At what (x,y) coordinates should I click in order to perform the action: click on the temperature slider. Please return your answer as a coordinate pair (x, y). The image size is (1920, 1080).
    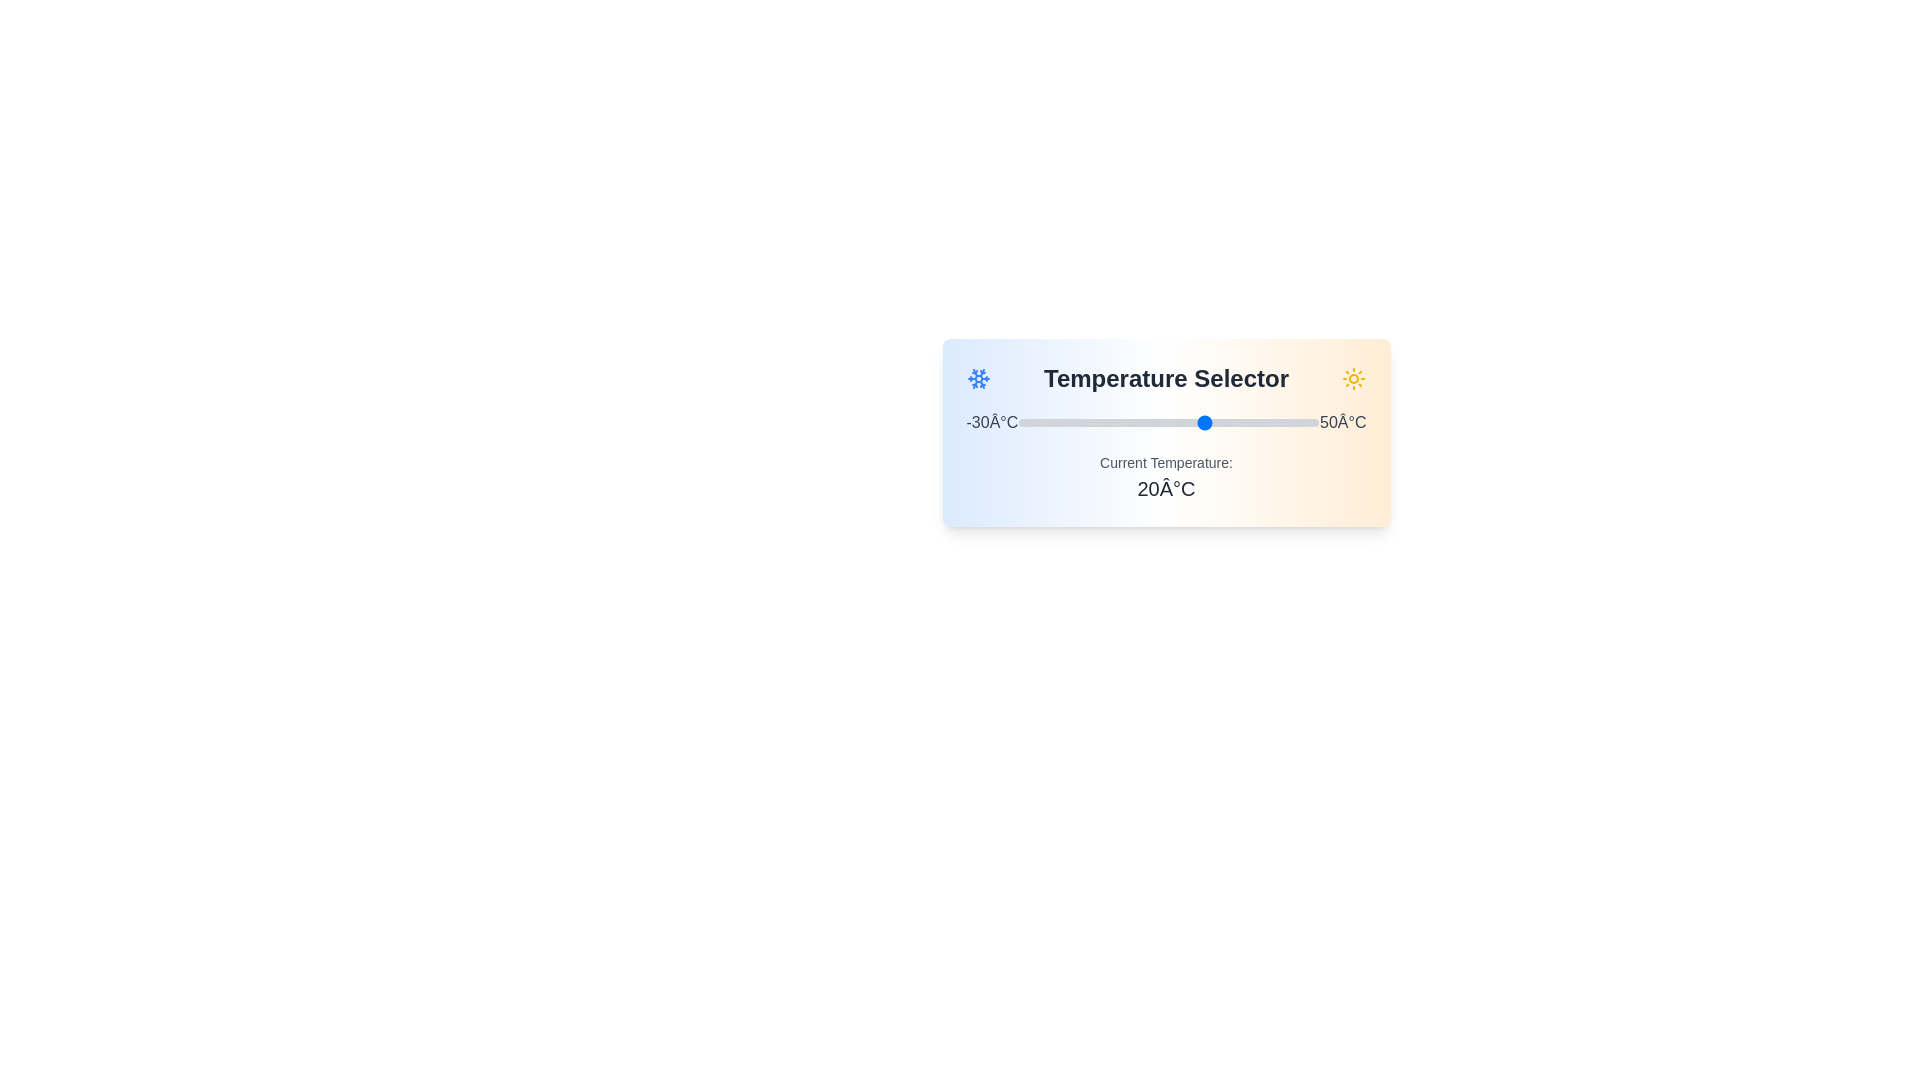
    Looking at the image, I should click on (1265, 422).